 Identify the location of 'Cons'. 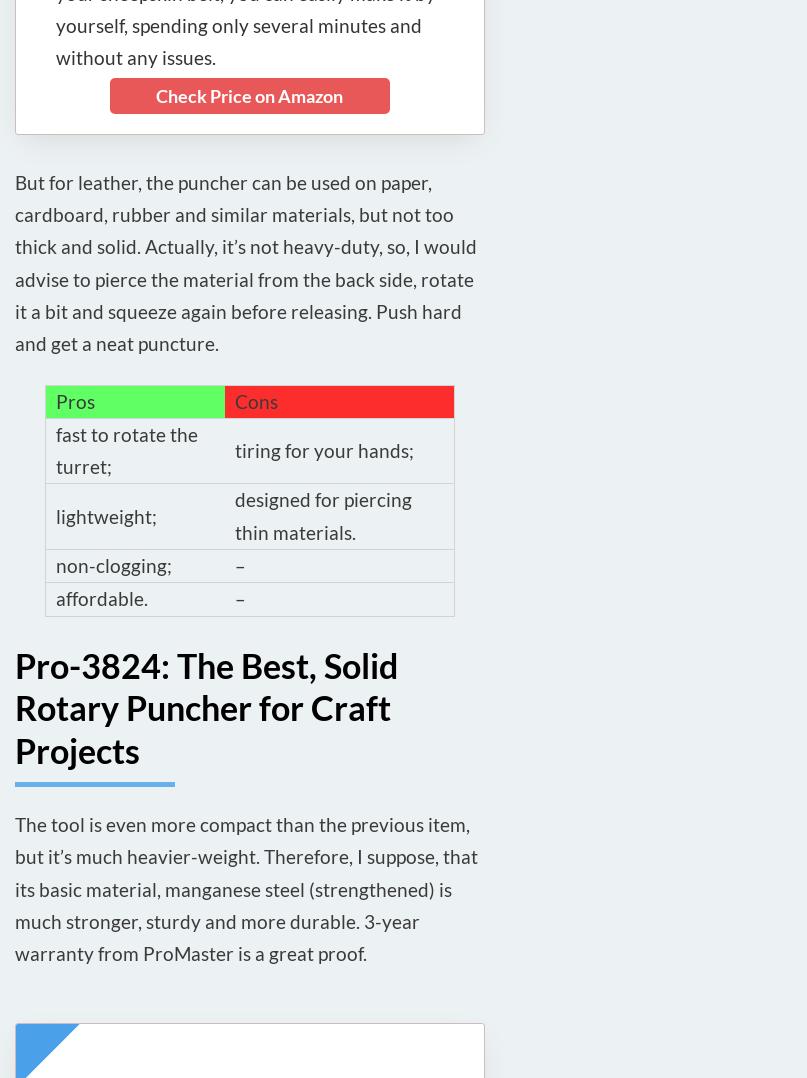
(255, 399).